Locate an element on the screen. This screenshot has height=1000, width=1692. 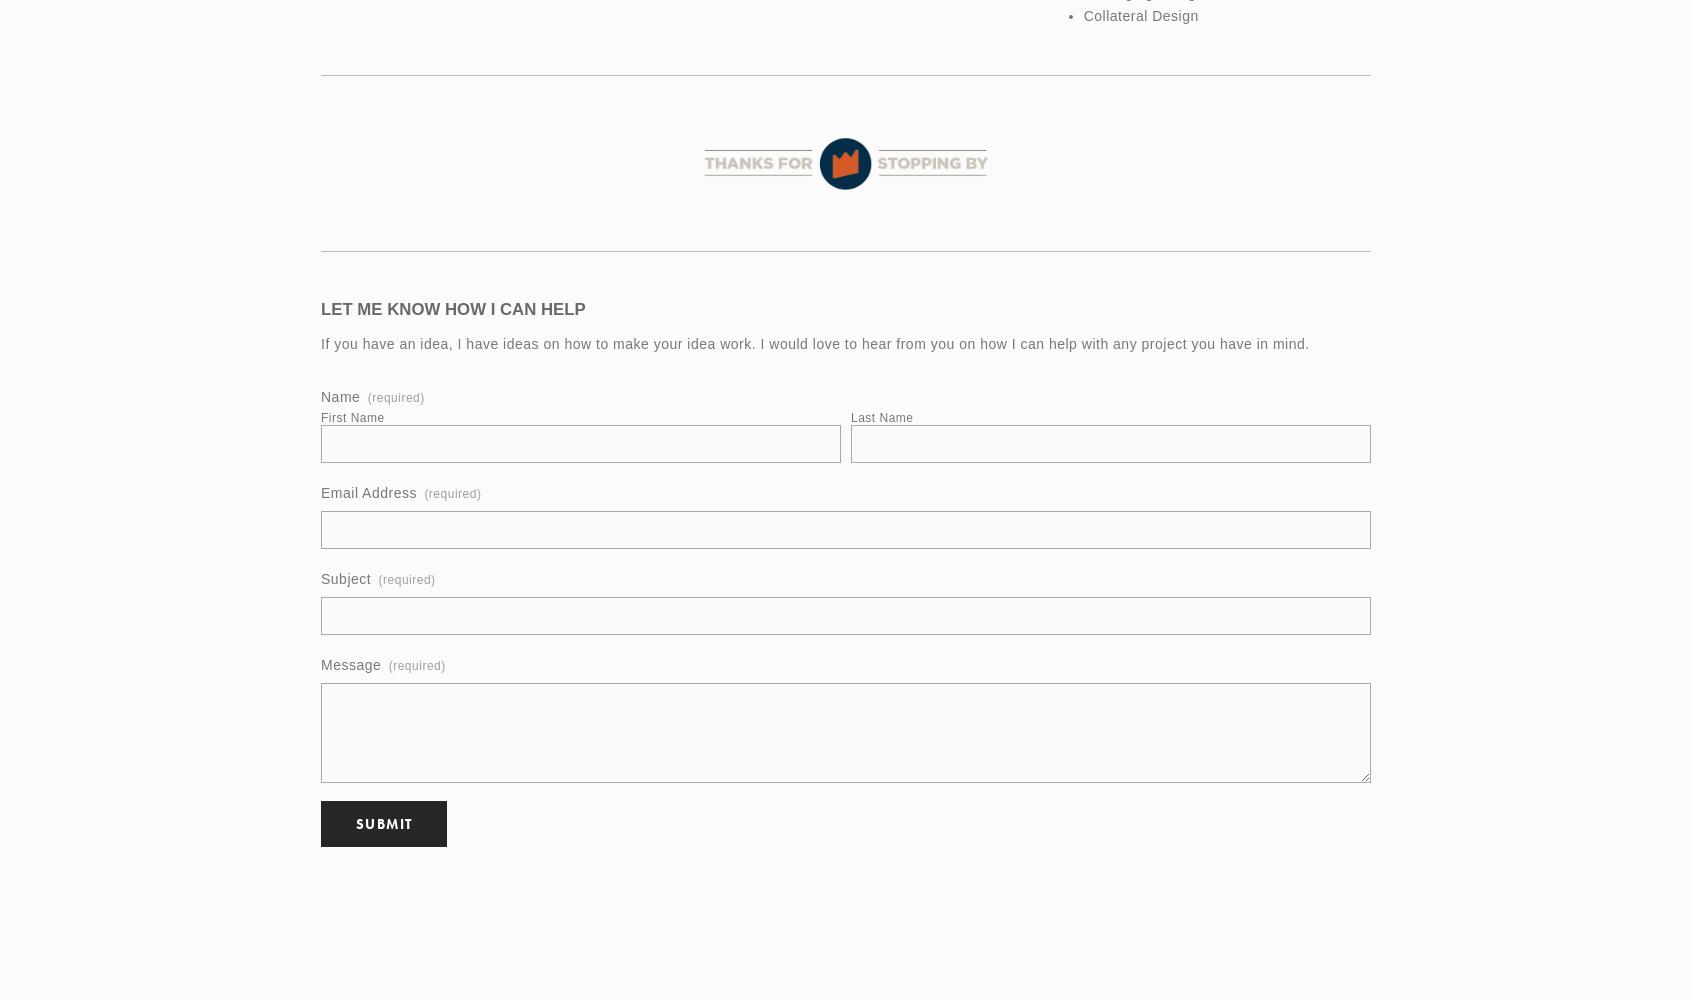
'Subject' is located at coordinates (345, 578).